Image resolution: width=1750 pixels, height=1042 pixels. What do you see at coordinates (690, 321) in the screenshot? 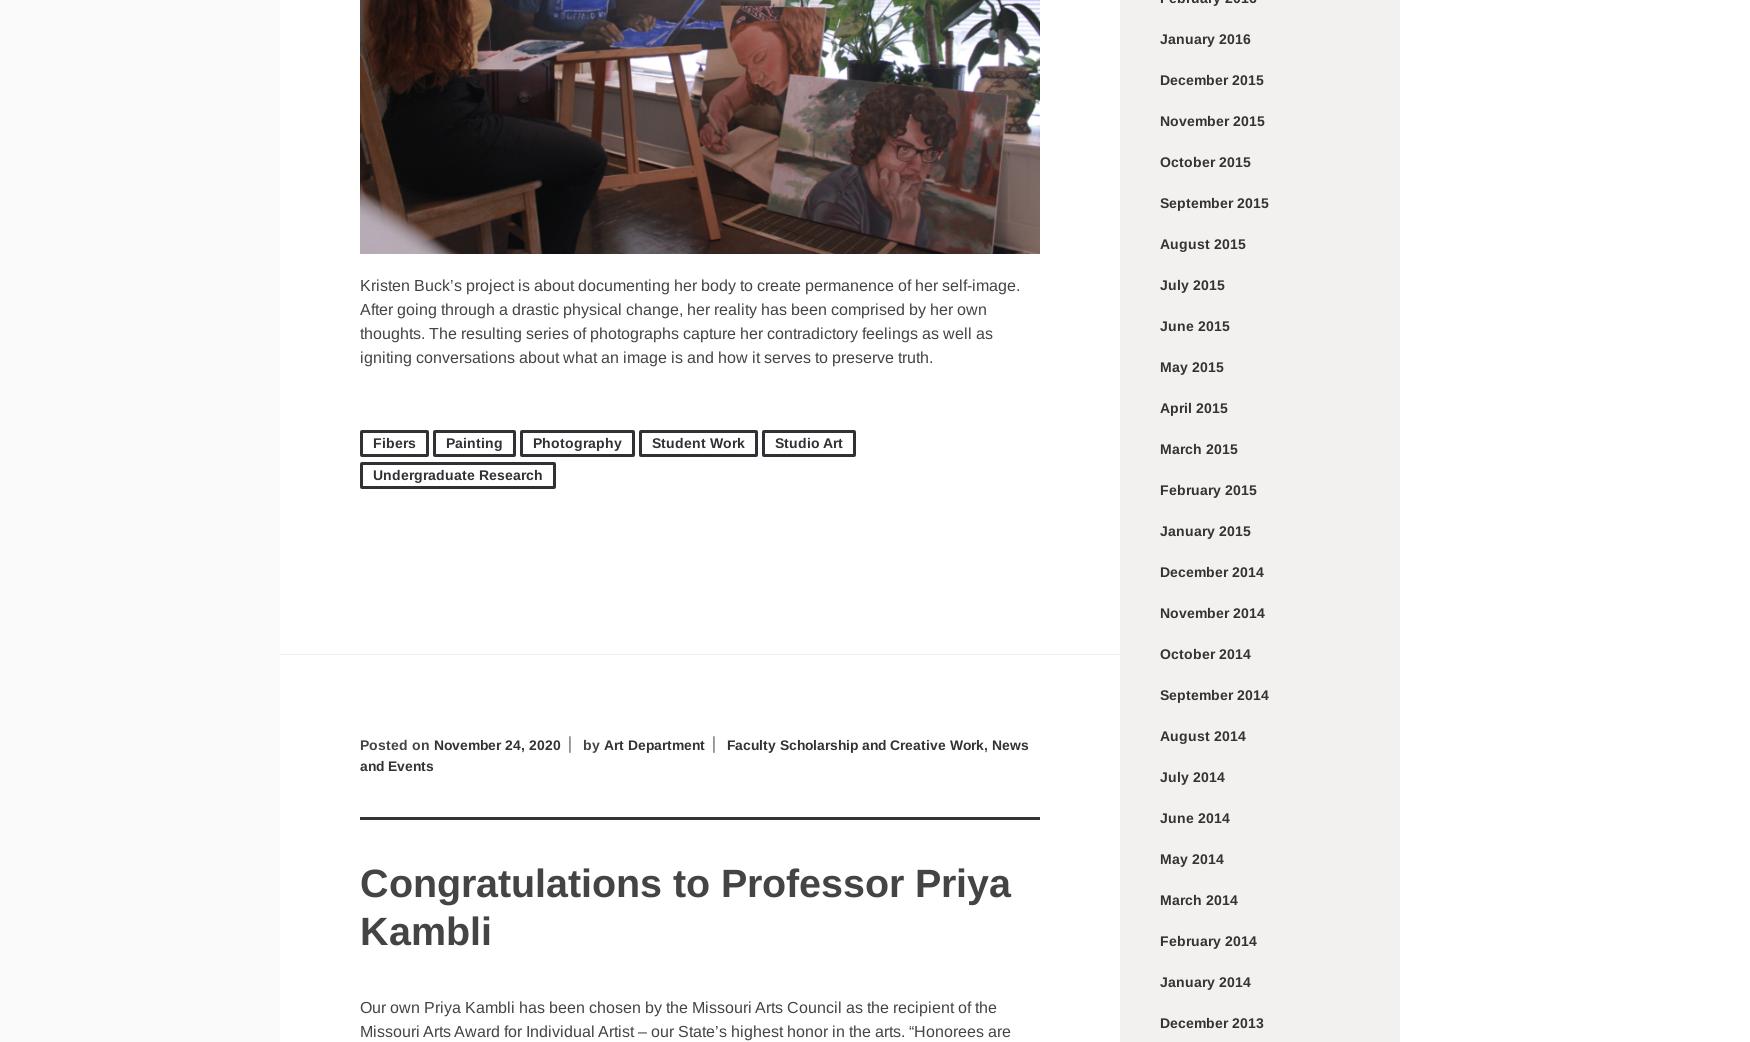
I see `'Kristen Buck’s project is about documenting her body to create permanence of her self-image. After going through a drastic physical change, her reality has been comprised by her own thoughts. The resulting series of photographs capture her contradictory feelings as well as igniting conversations about what an image is and how it serves to preserve truth.'` at bounding box center [690, 321].